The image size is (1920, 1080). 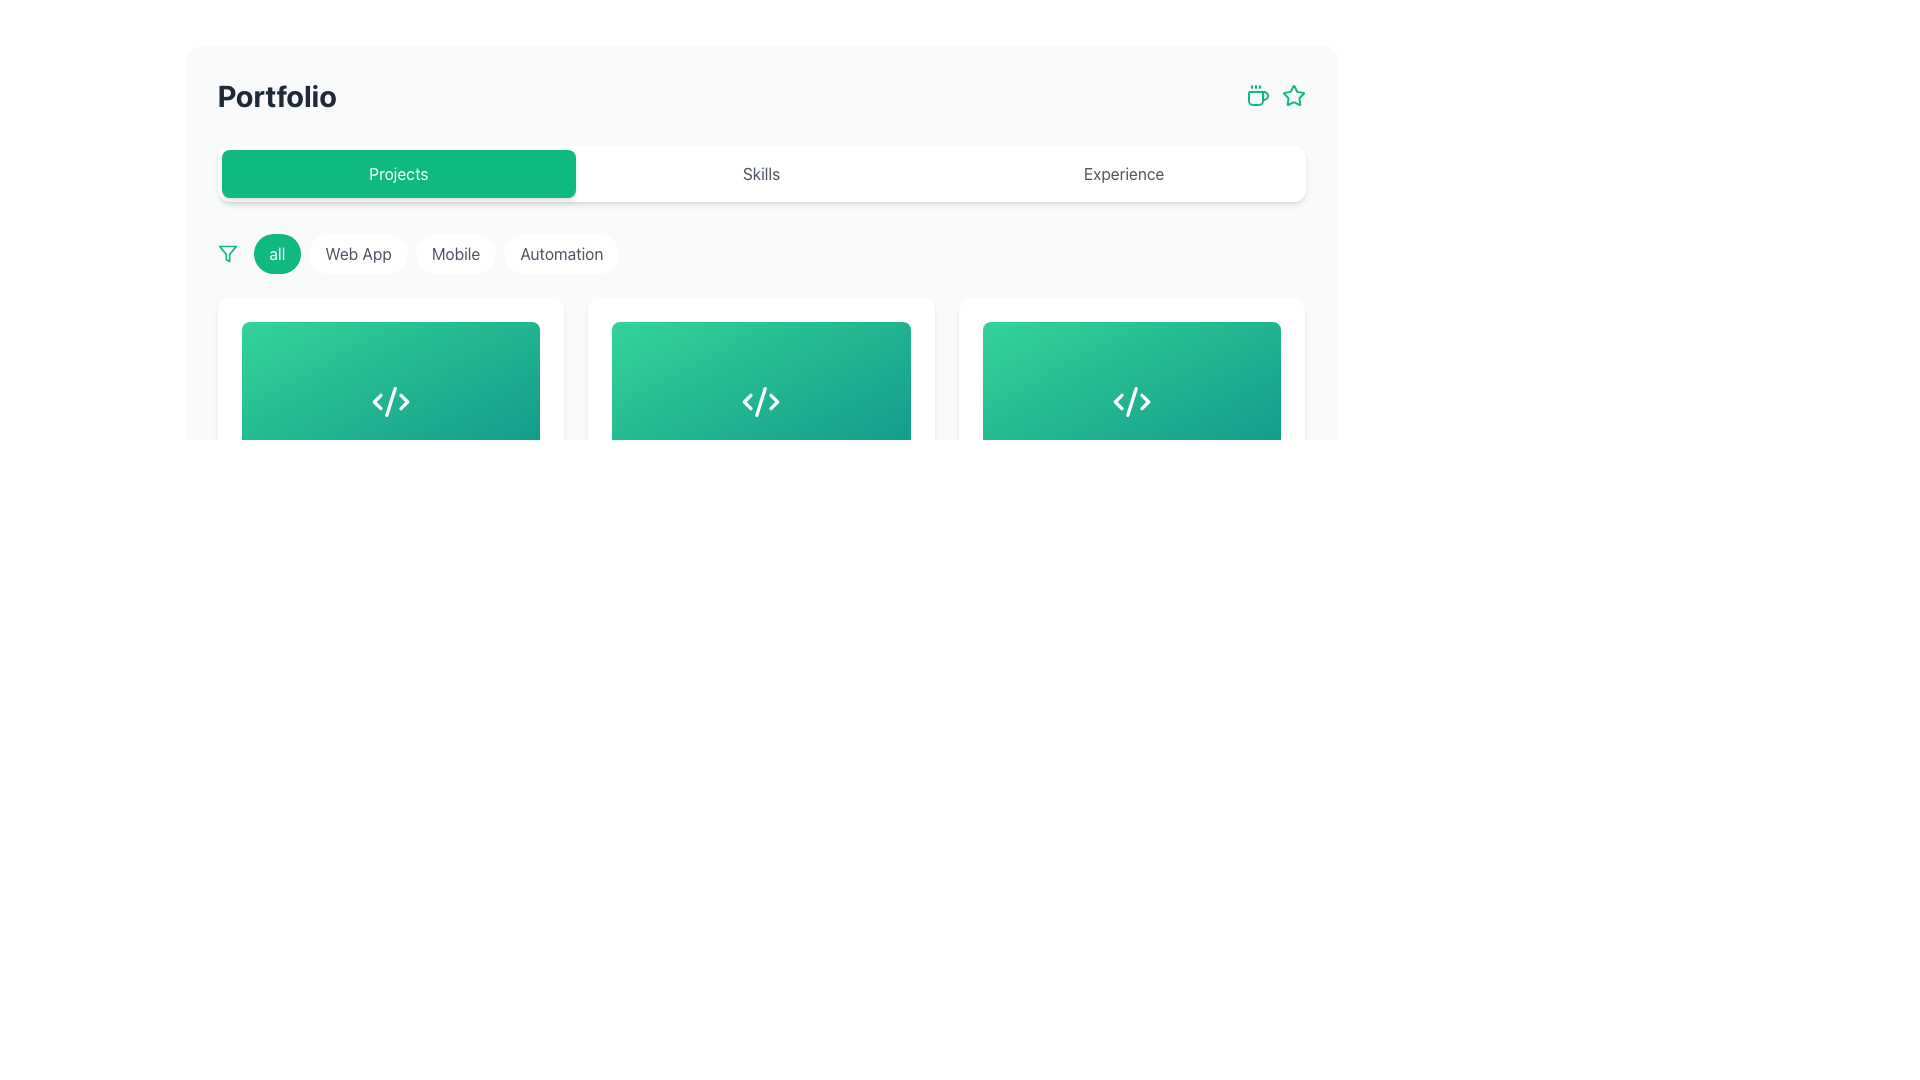 I want to click on the bold, large 'Portfolio' heading text displayed in dark gray at the top-left area of the interface, so click(x=276, y=96).